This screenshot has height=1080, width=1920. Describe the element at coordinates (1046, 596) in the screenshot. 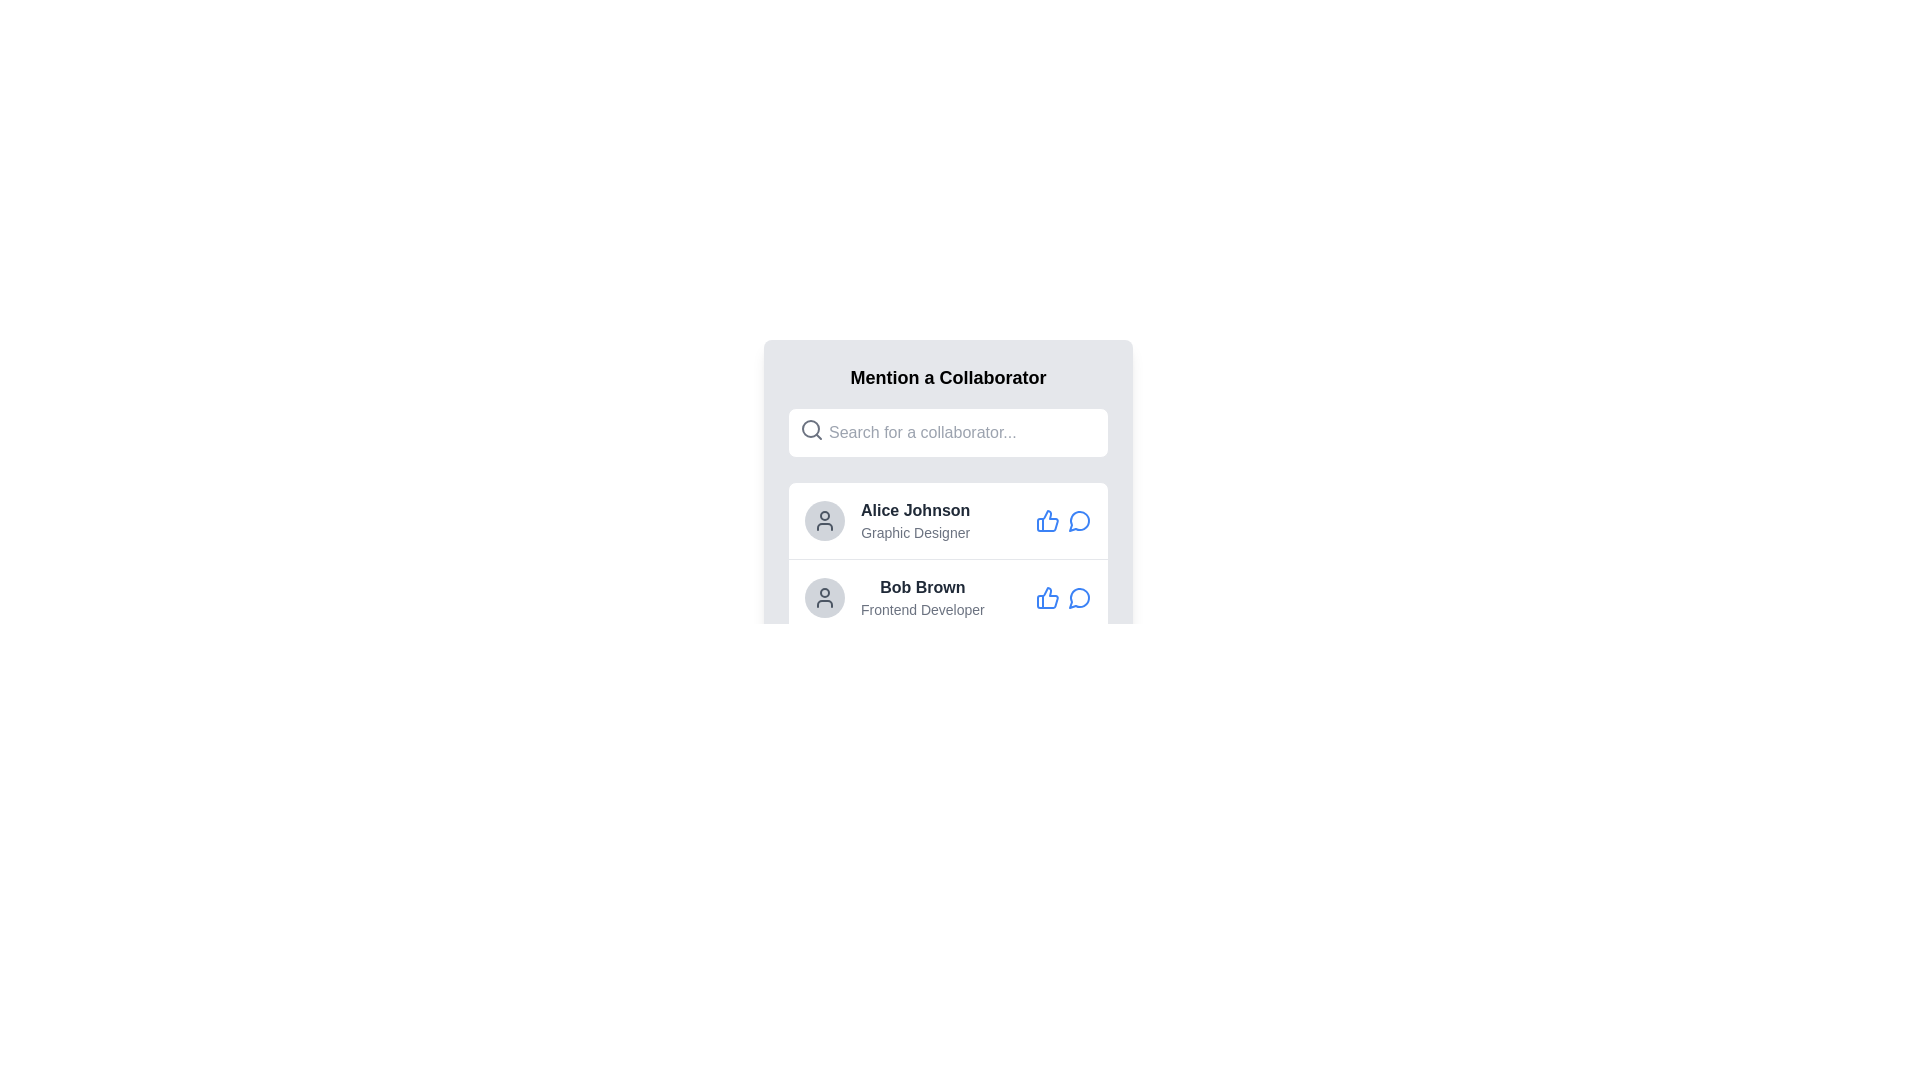

I see `the thumbs-up icon button` at that location.